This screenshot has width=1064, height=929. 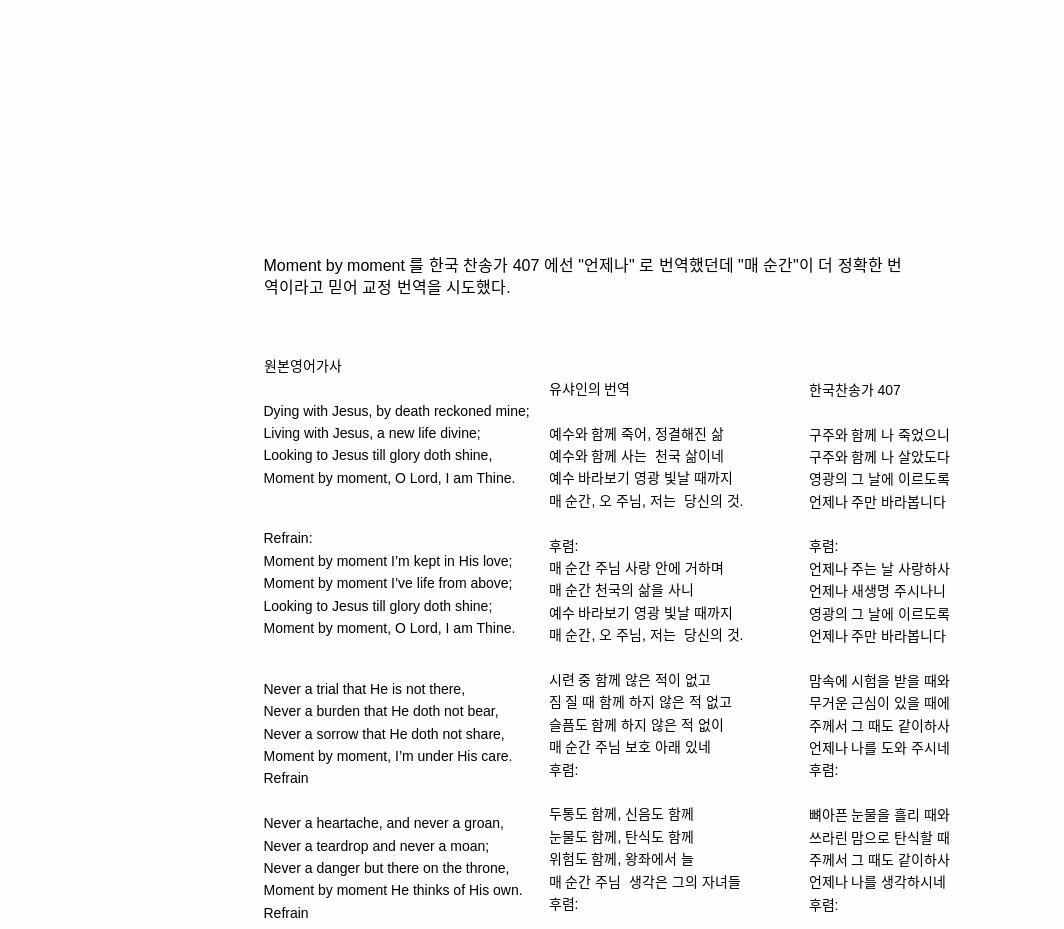 What do you see at coordinates (377, 454) in the screenshot?
I see `'Looking to Jesus till glory doth shine,'` at bounding box center [377, 454].